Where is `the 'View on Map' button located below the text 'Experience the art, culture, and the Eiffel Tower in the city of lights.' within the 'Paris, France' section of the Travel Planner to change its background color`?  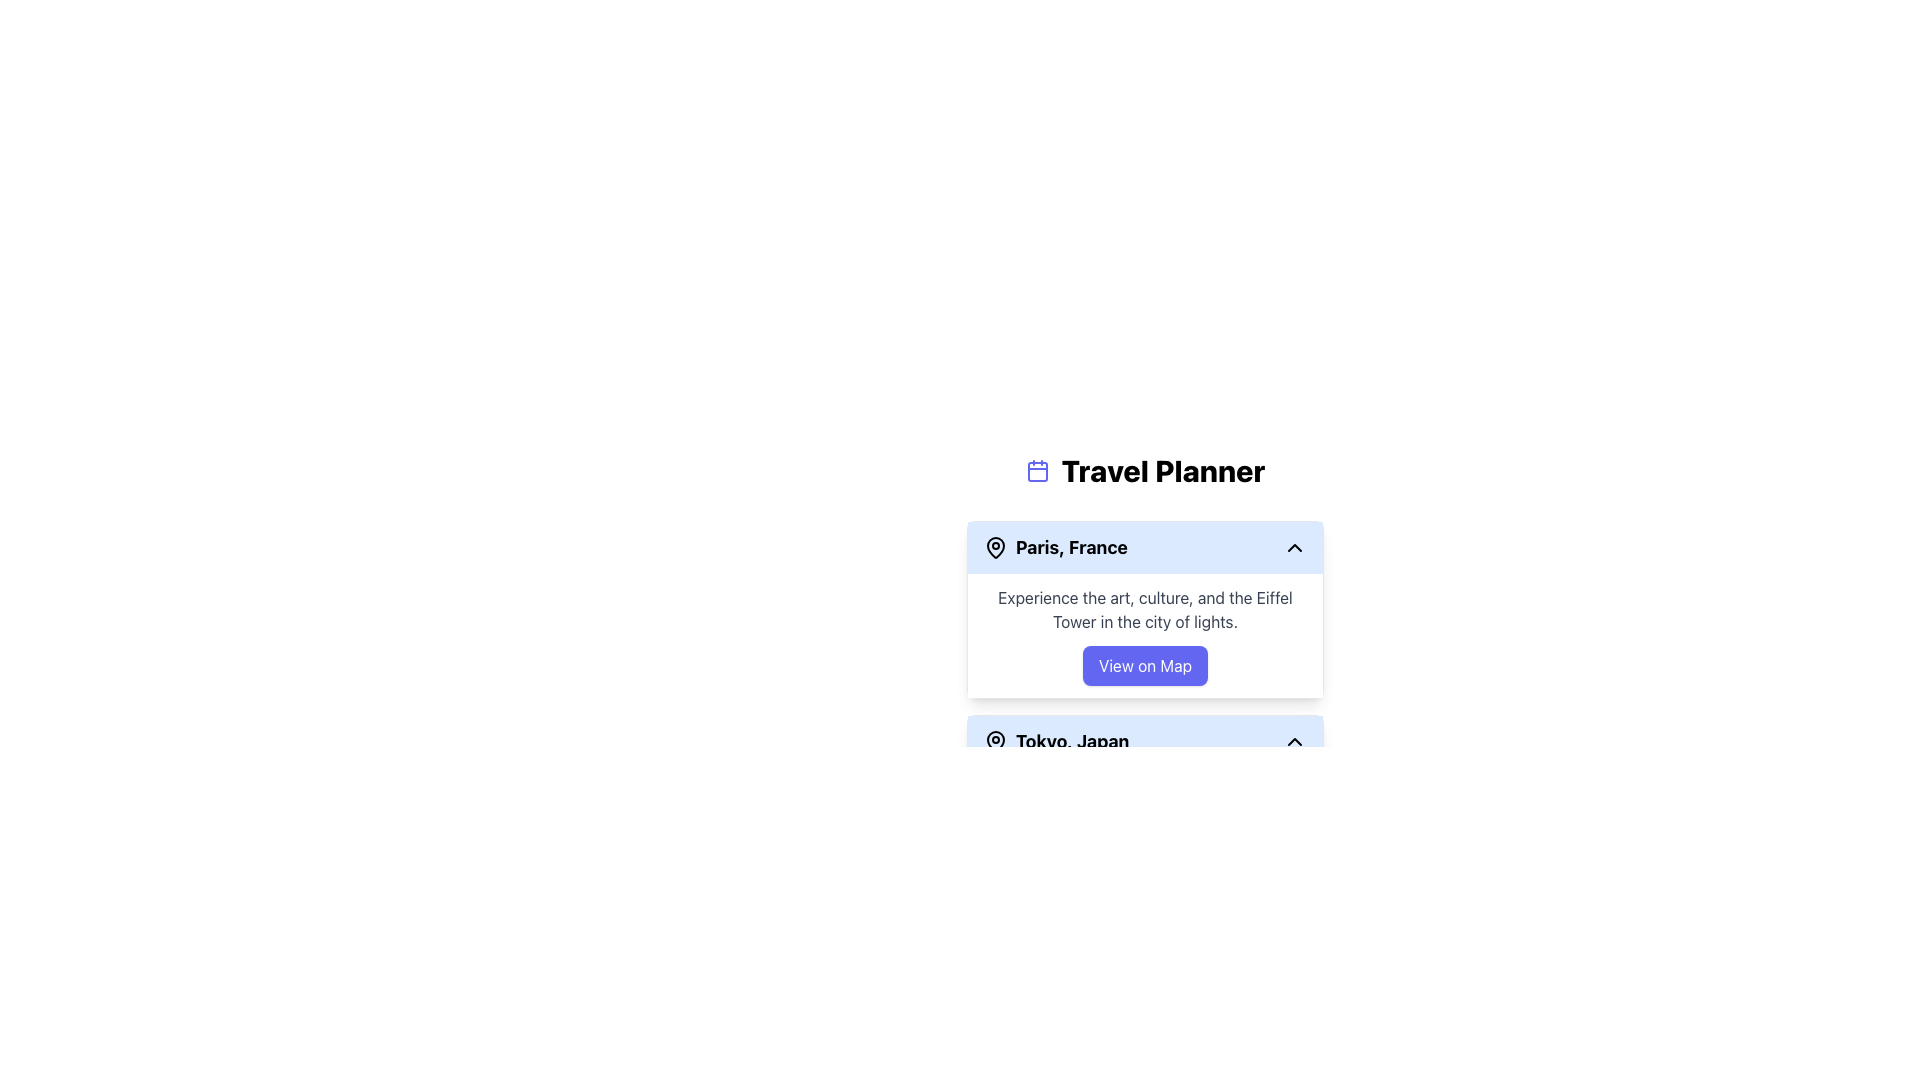 the 'View on Map' button located below the text 'Experience the art, culture, and the Eiffel Tower in the city of lights.' within the 'Paris, France' section of the Travel Planner to change its background color is located at coordinates (1145, 636).